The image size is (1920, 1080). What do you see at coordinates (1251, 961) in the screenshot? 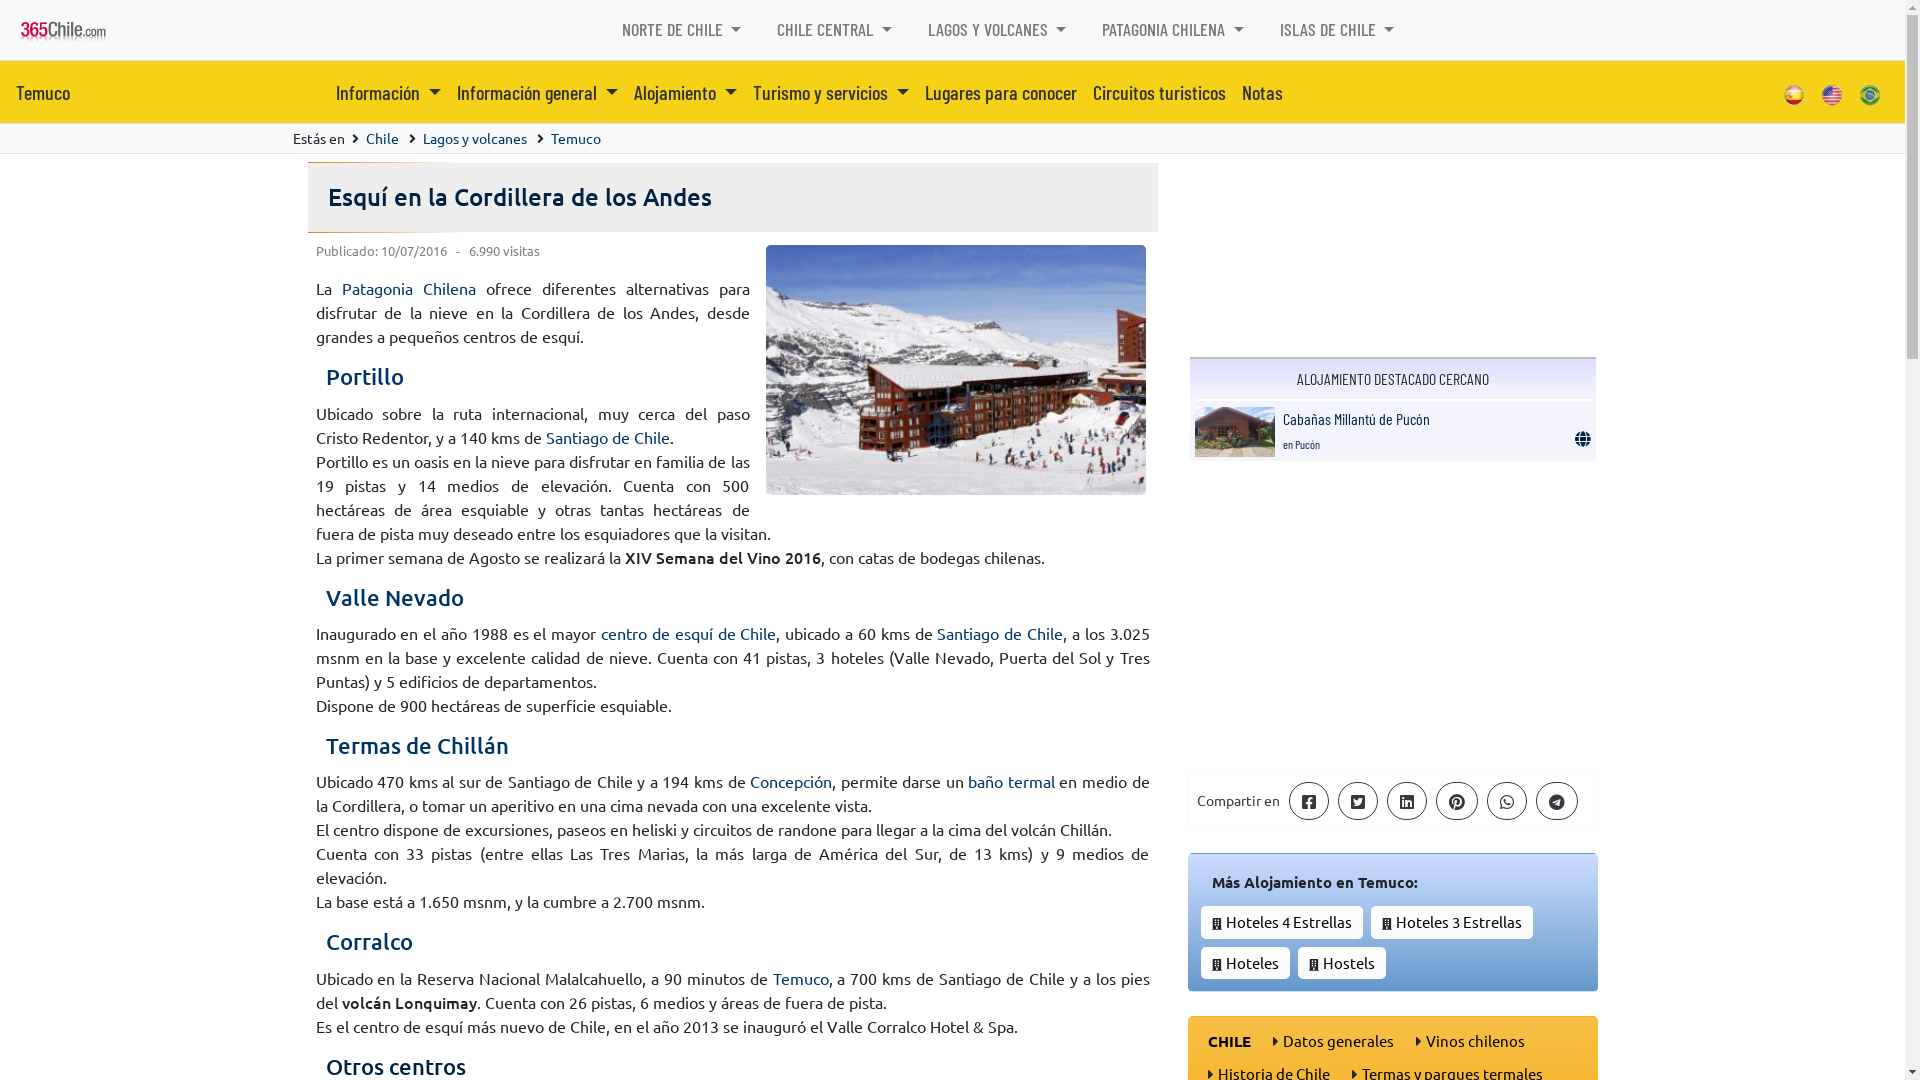
I see `'Hoteles'` at bounding box center [1251, 961].